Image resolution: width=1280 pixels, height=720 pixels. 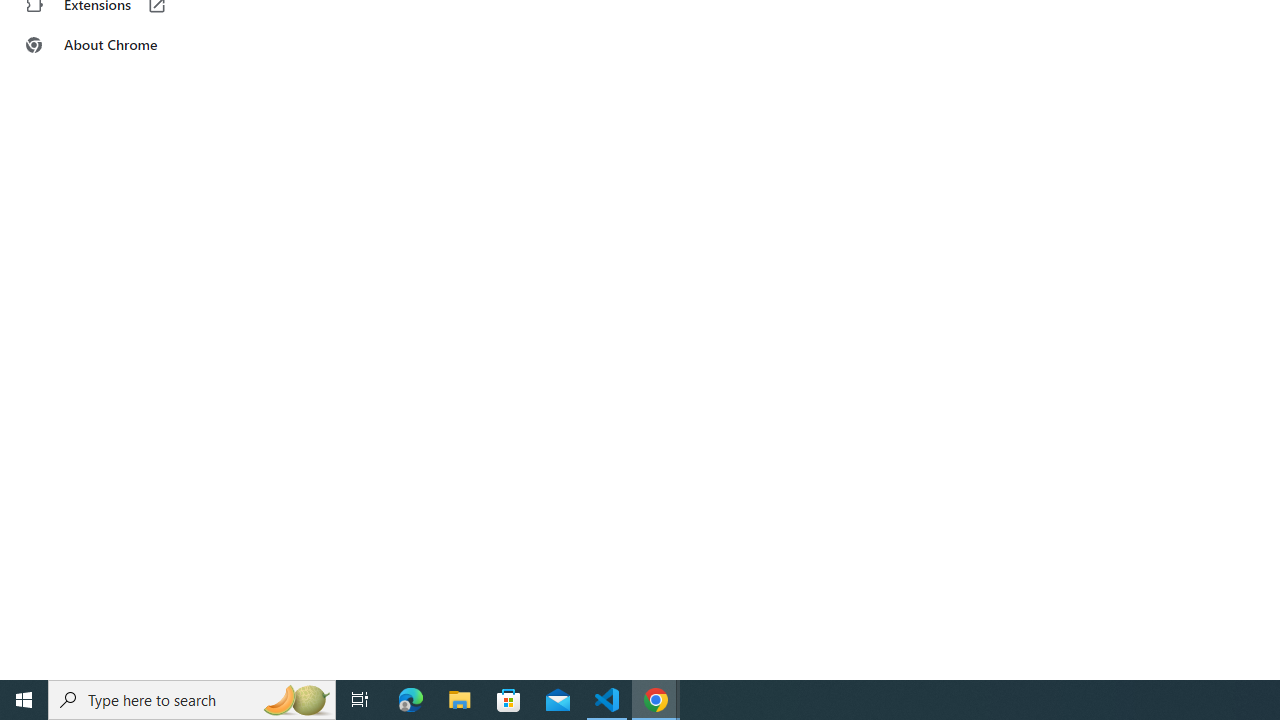 What do you see at coordinates (410, 698) in the screenshot?
I see `'Microsoft Edge'` at bounding box center [410, 698].